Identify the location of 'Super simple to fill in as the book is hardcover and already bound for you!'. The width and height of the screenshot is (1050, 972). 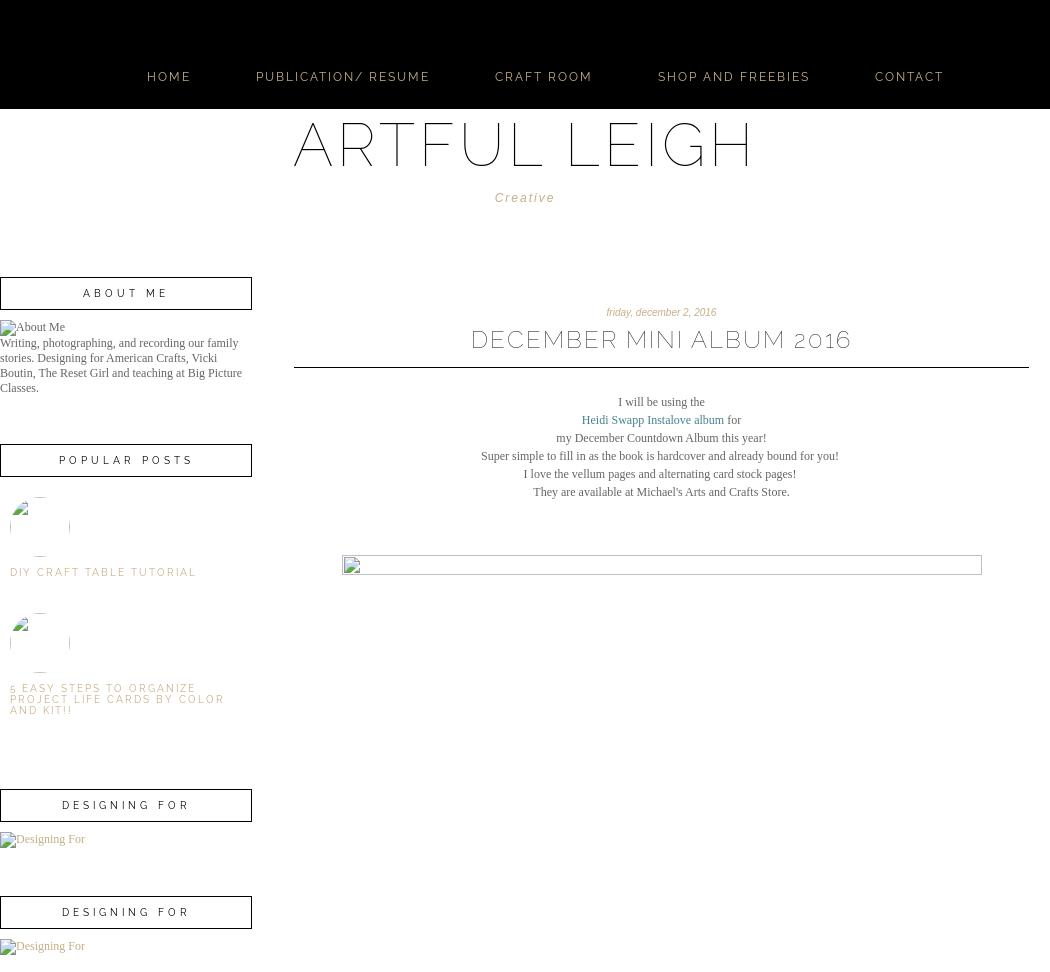
(481, 453).